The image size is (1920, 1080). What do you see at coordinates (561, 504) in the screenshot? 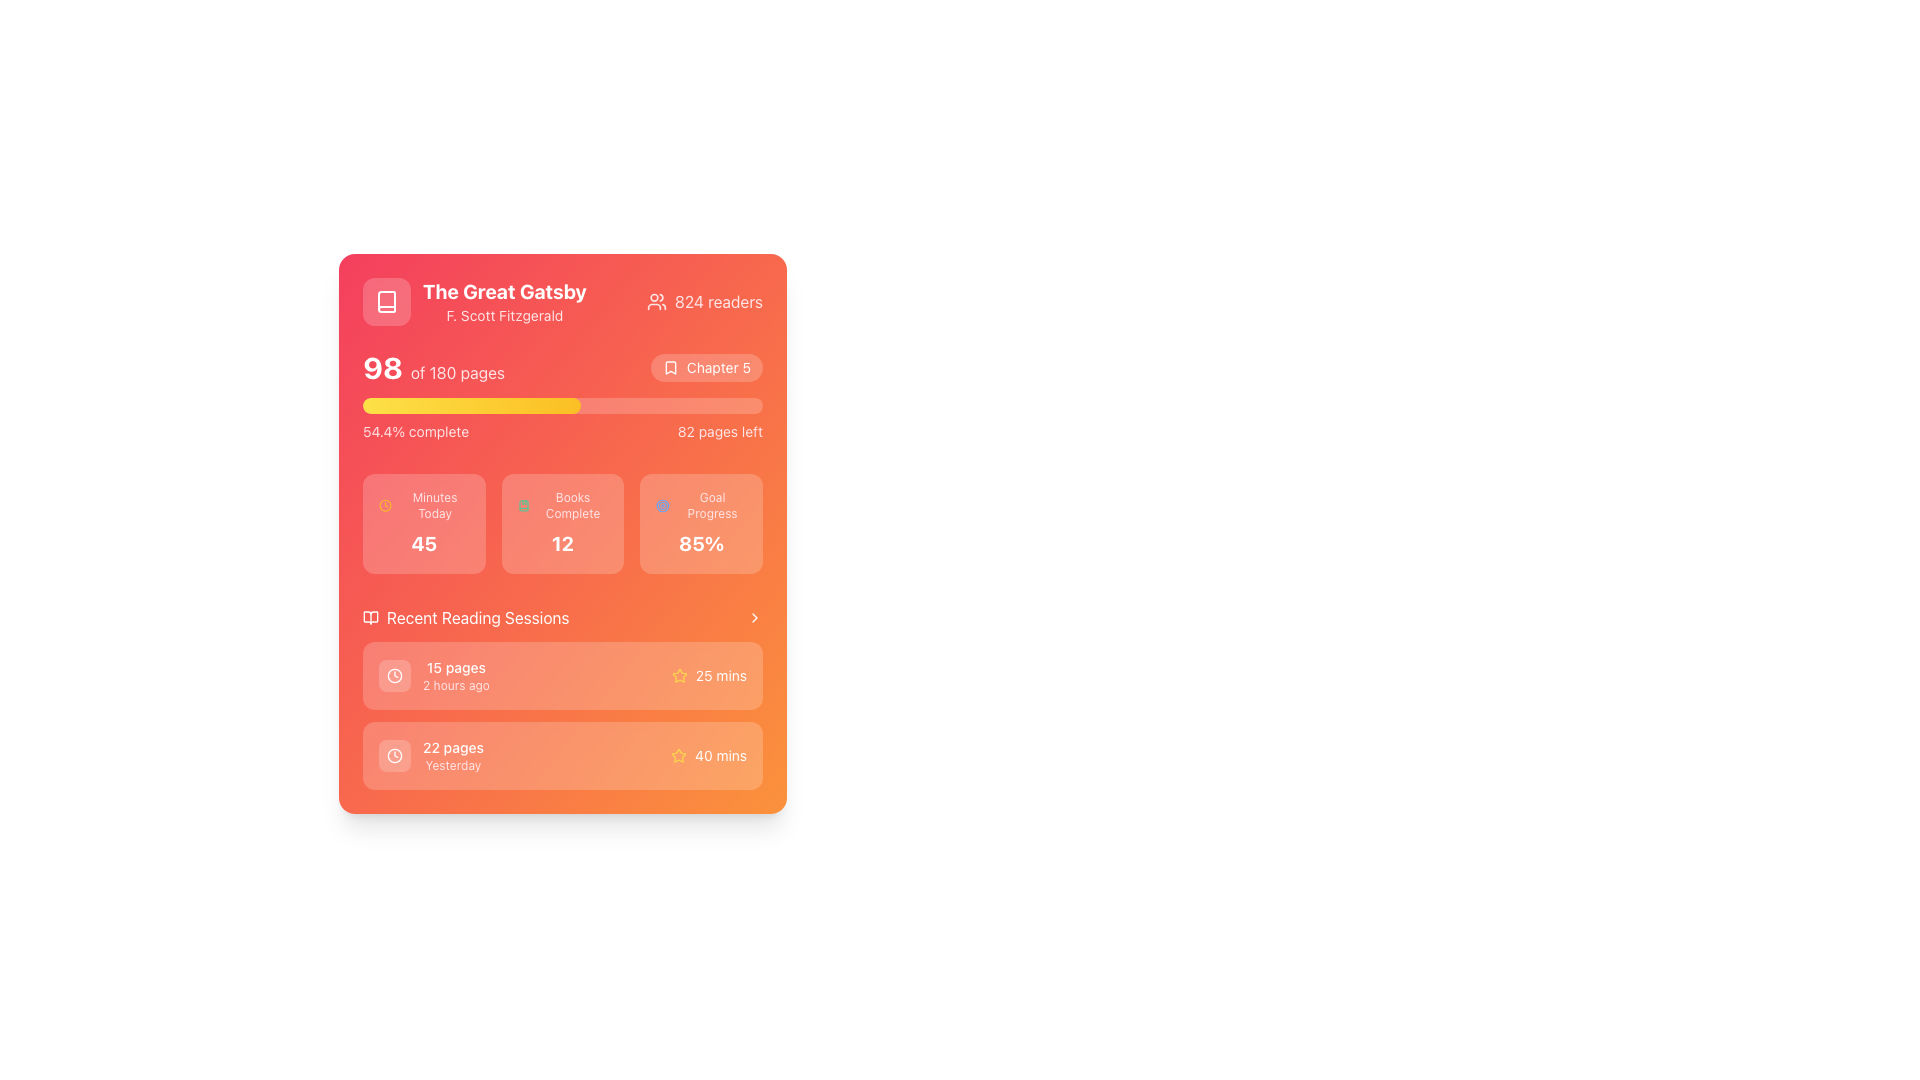
I see `the icon located directly to the right of the text label that describes the statistic '12', which indicates the number of completed books` at bounding box center [561, 504].